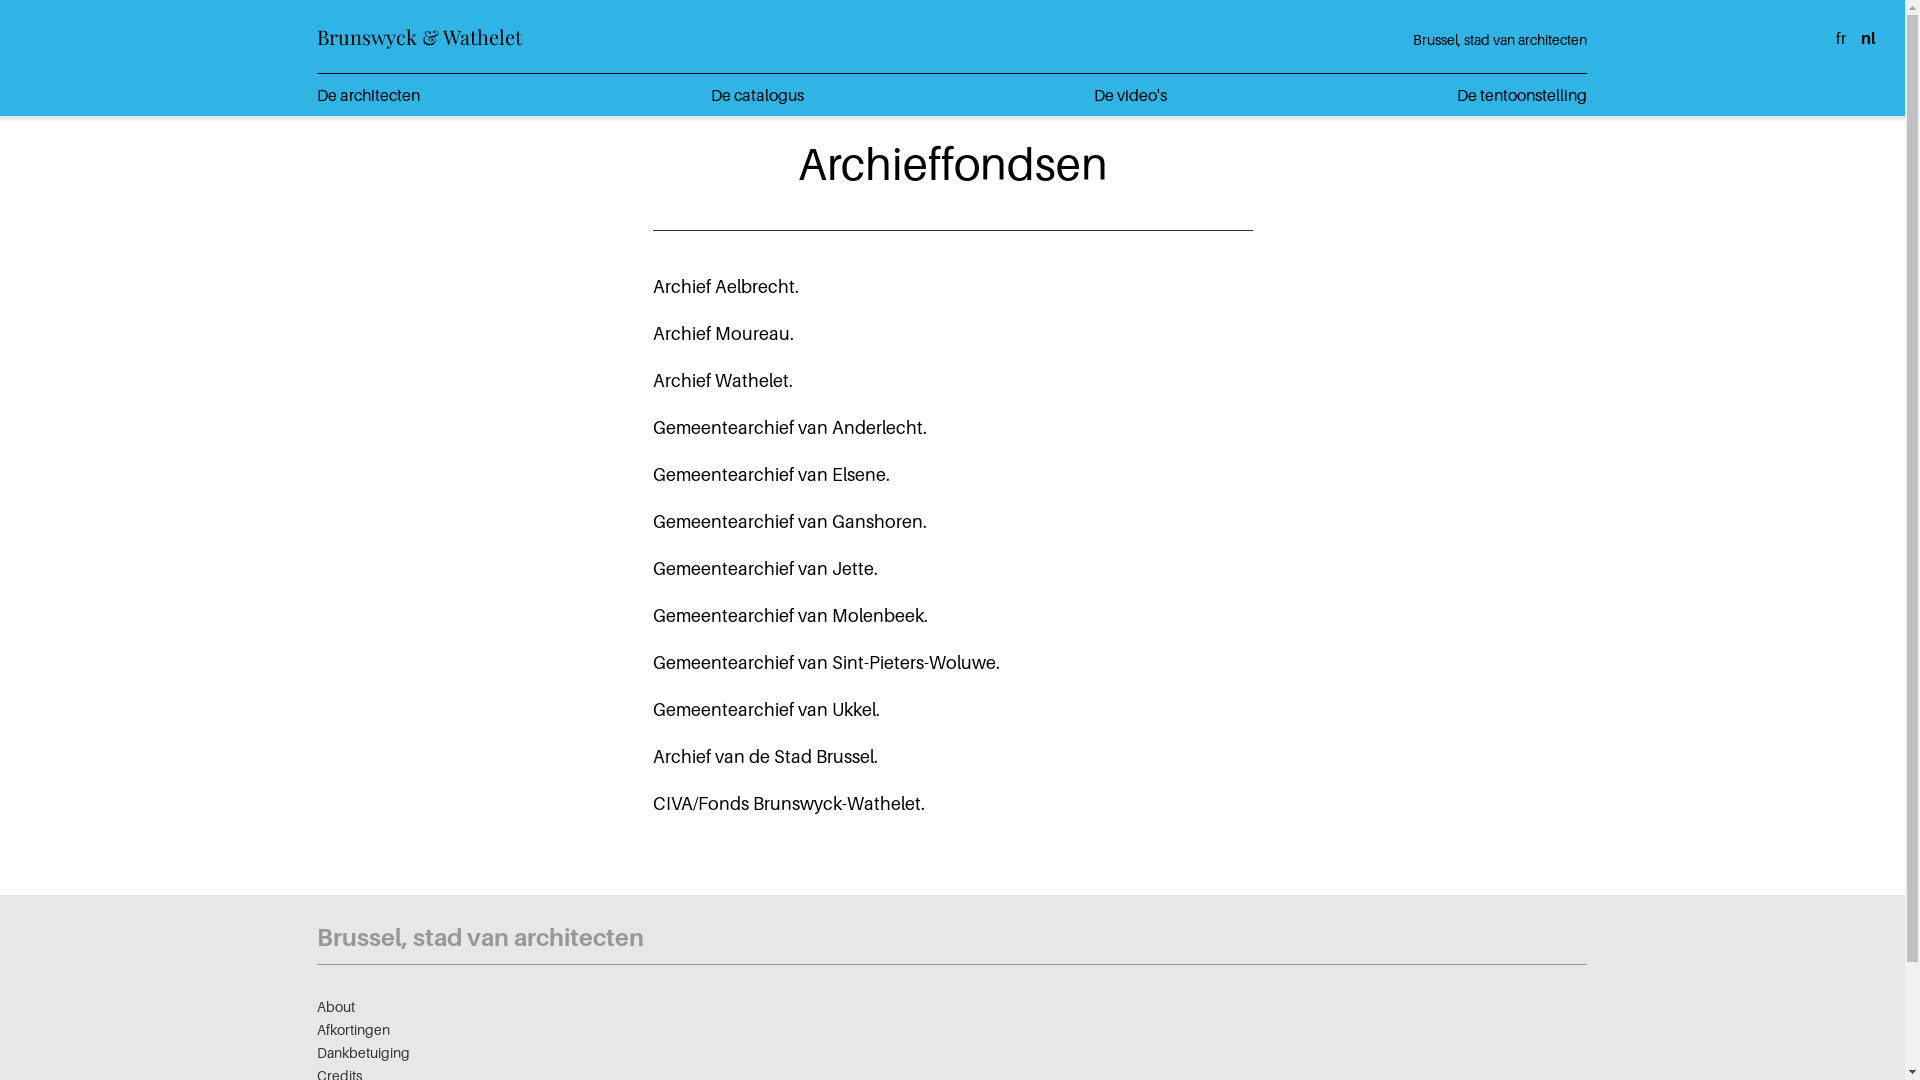  Describe the element at coordinates (353, 1029) in the screenshot. I see `'Afkortingen'` at that location.